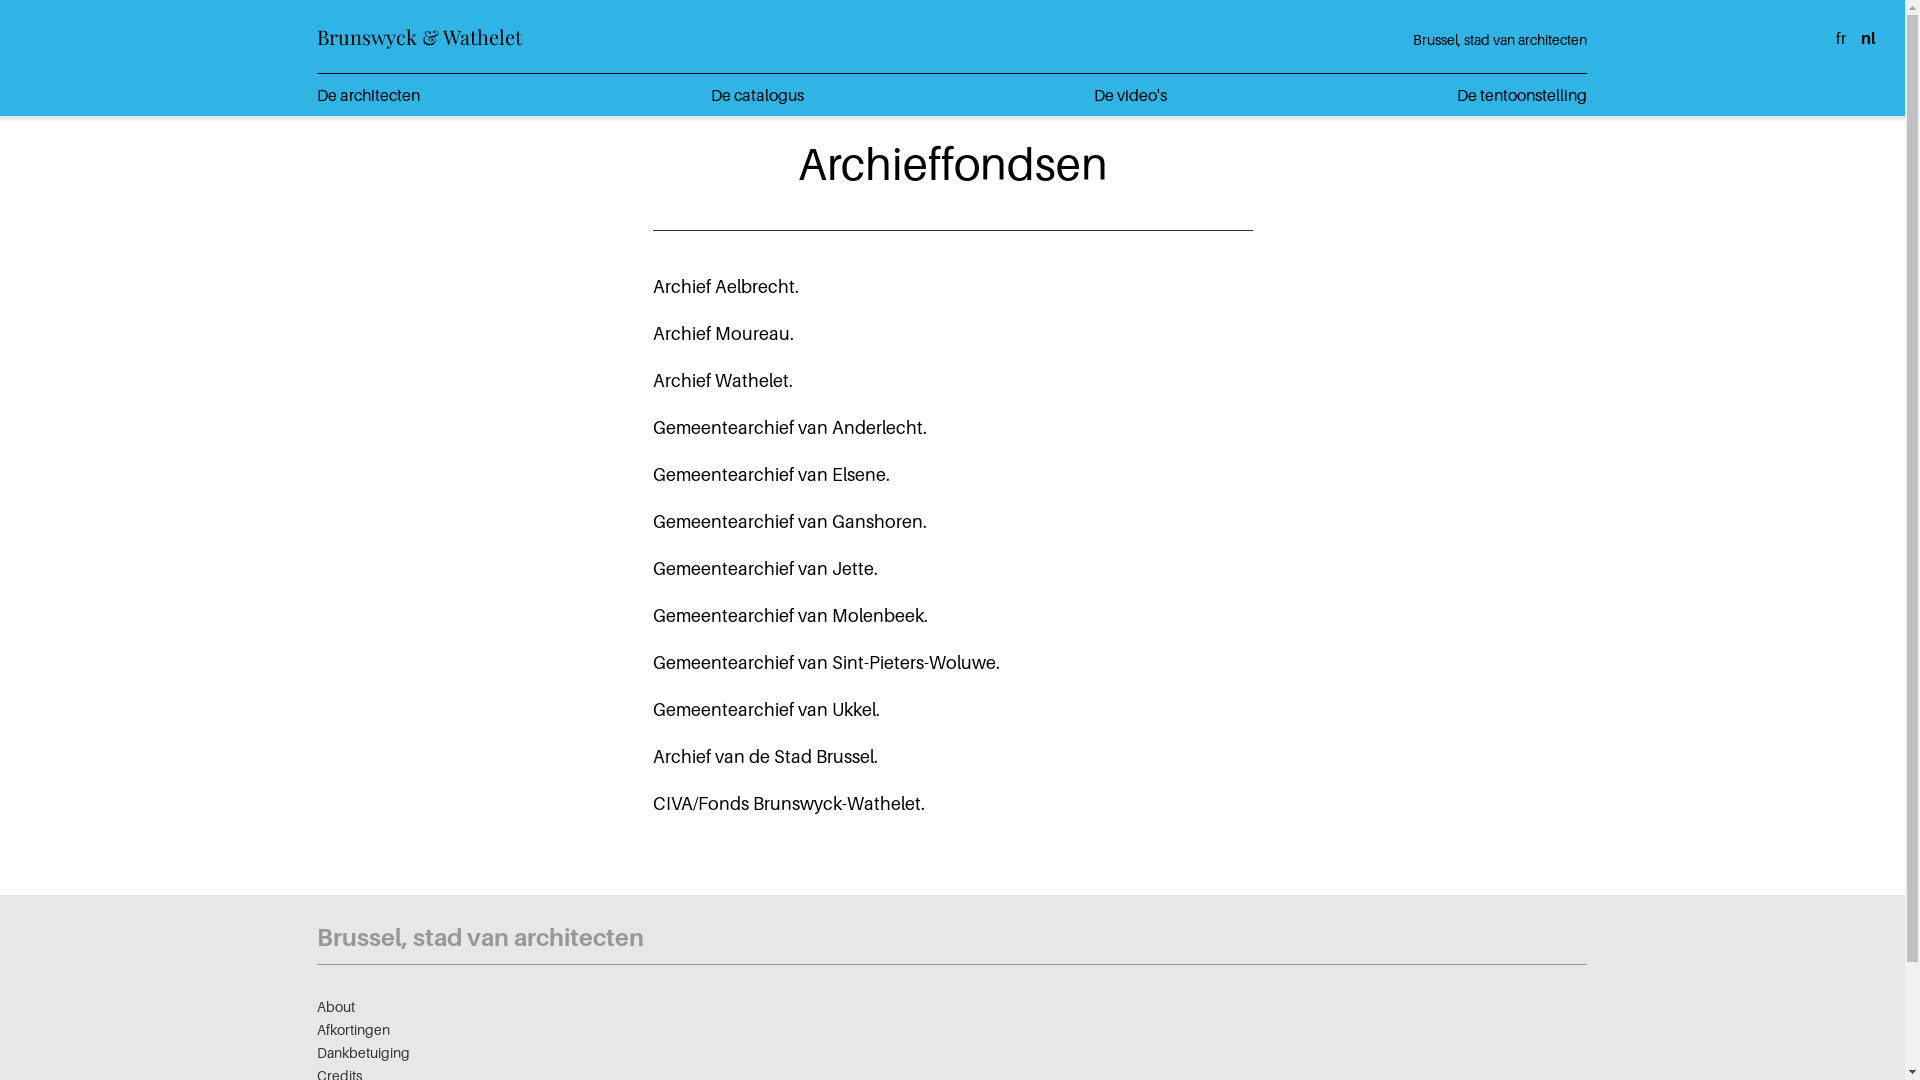  Describe the element at coordinates (353, 1029) in the screenshot. I see `'Afkortingen'` at that location.